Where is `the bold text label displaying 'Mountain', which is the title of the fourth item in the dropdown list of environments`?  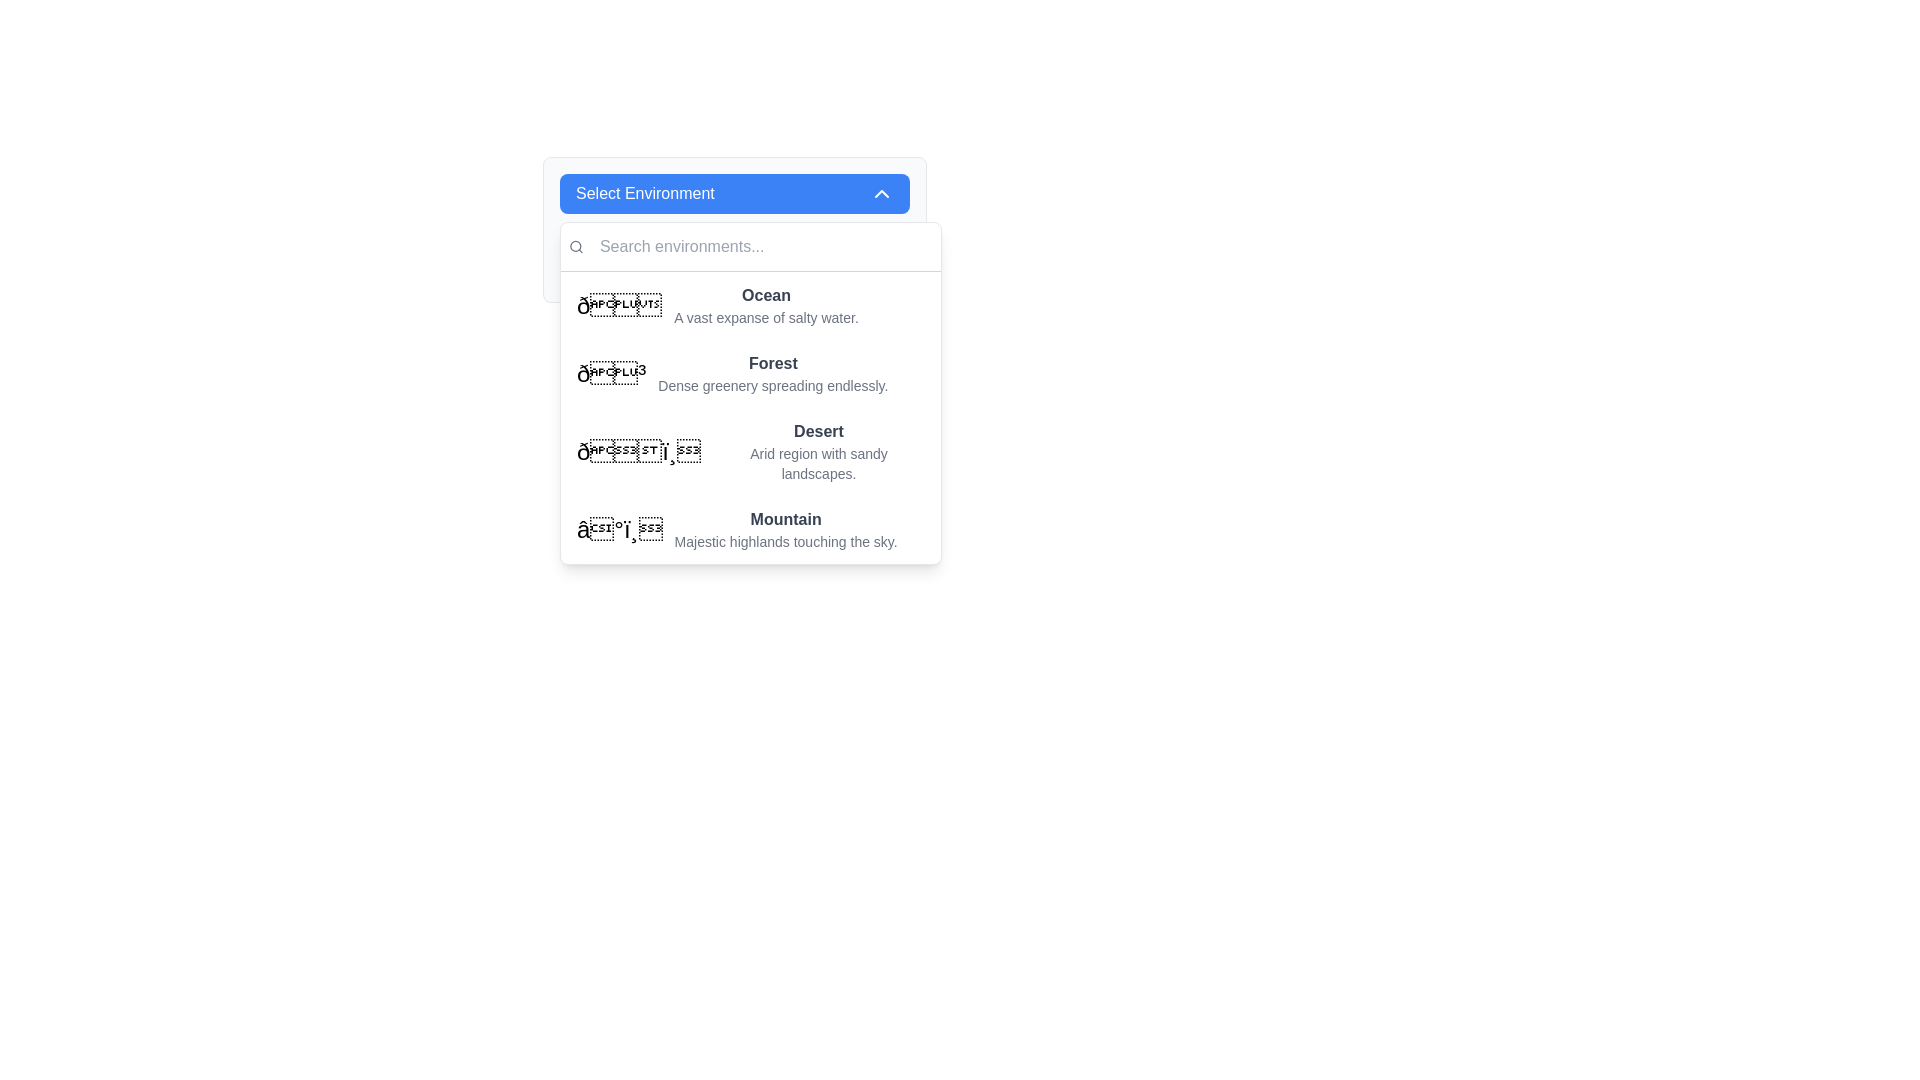
the bold text label displaying 'Mountain', which is the title of the fourth item in the dropdown list of environments is located at coordinates (785, 519).